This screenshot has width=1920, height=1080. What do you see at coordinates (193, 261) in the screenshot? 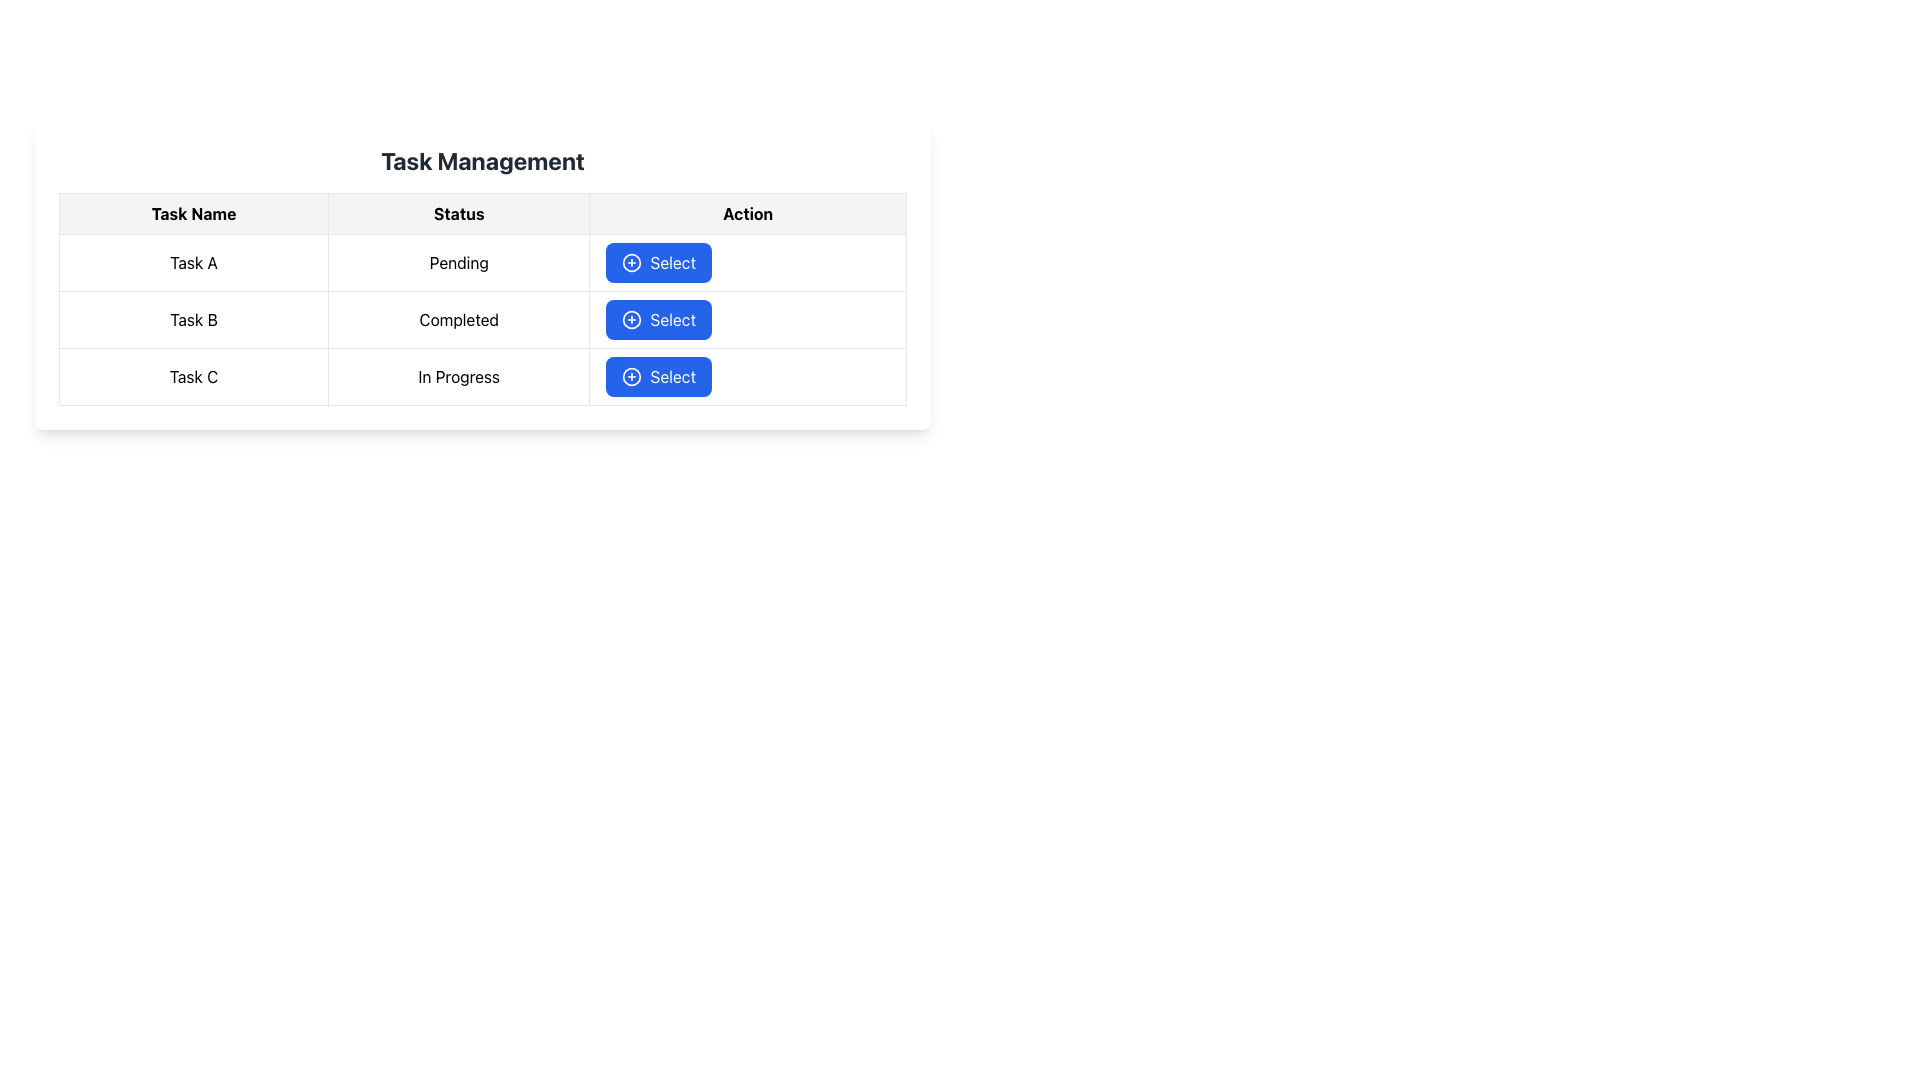
I see `the text label reading 'Task A', which is styled in black font and located in the first row of the 'Task Name' column of a table-like structure` at bounding box center [193, 261].